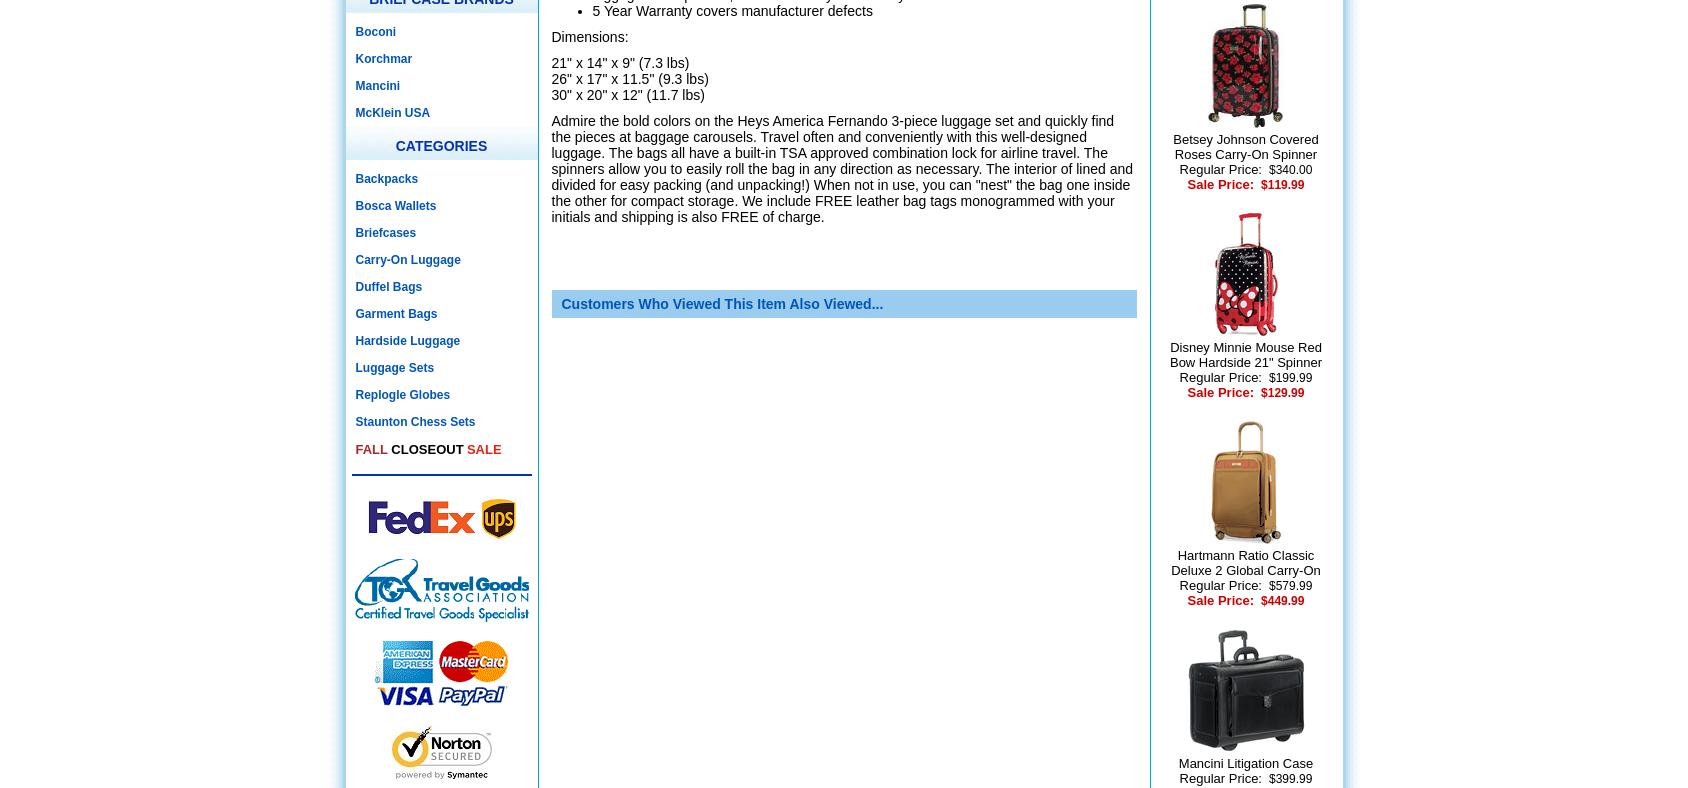 The height and width of the screenshot is (788, 1688). I want to click on 'Bosca Wallets', so click(395, 204).